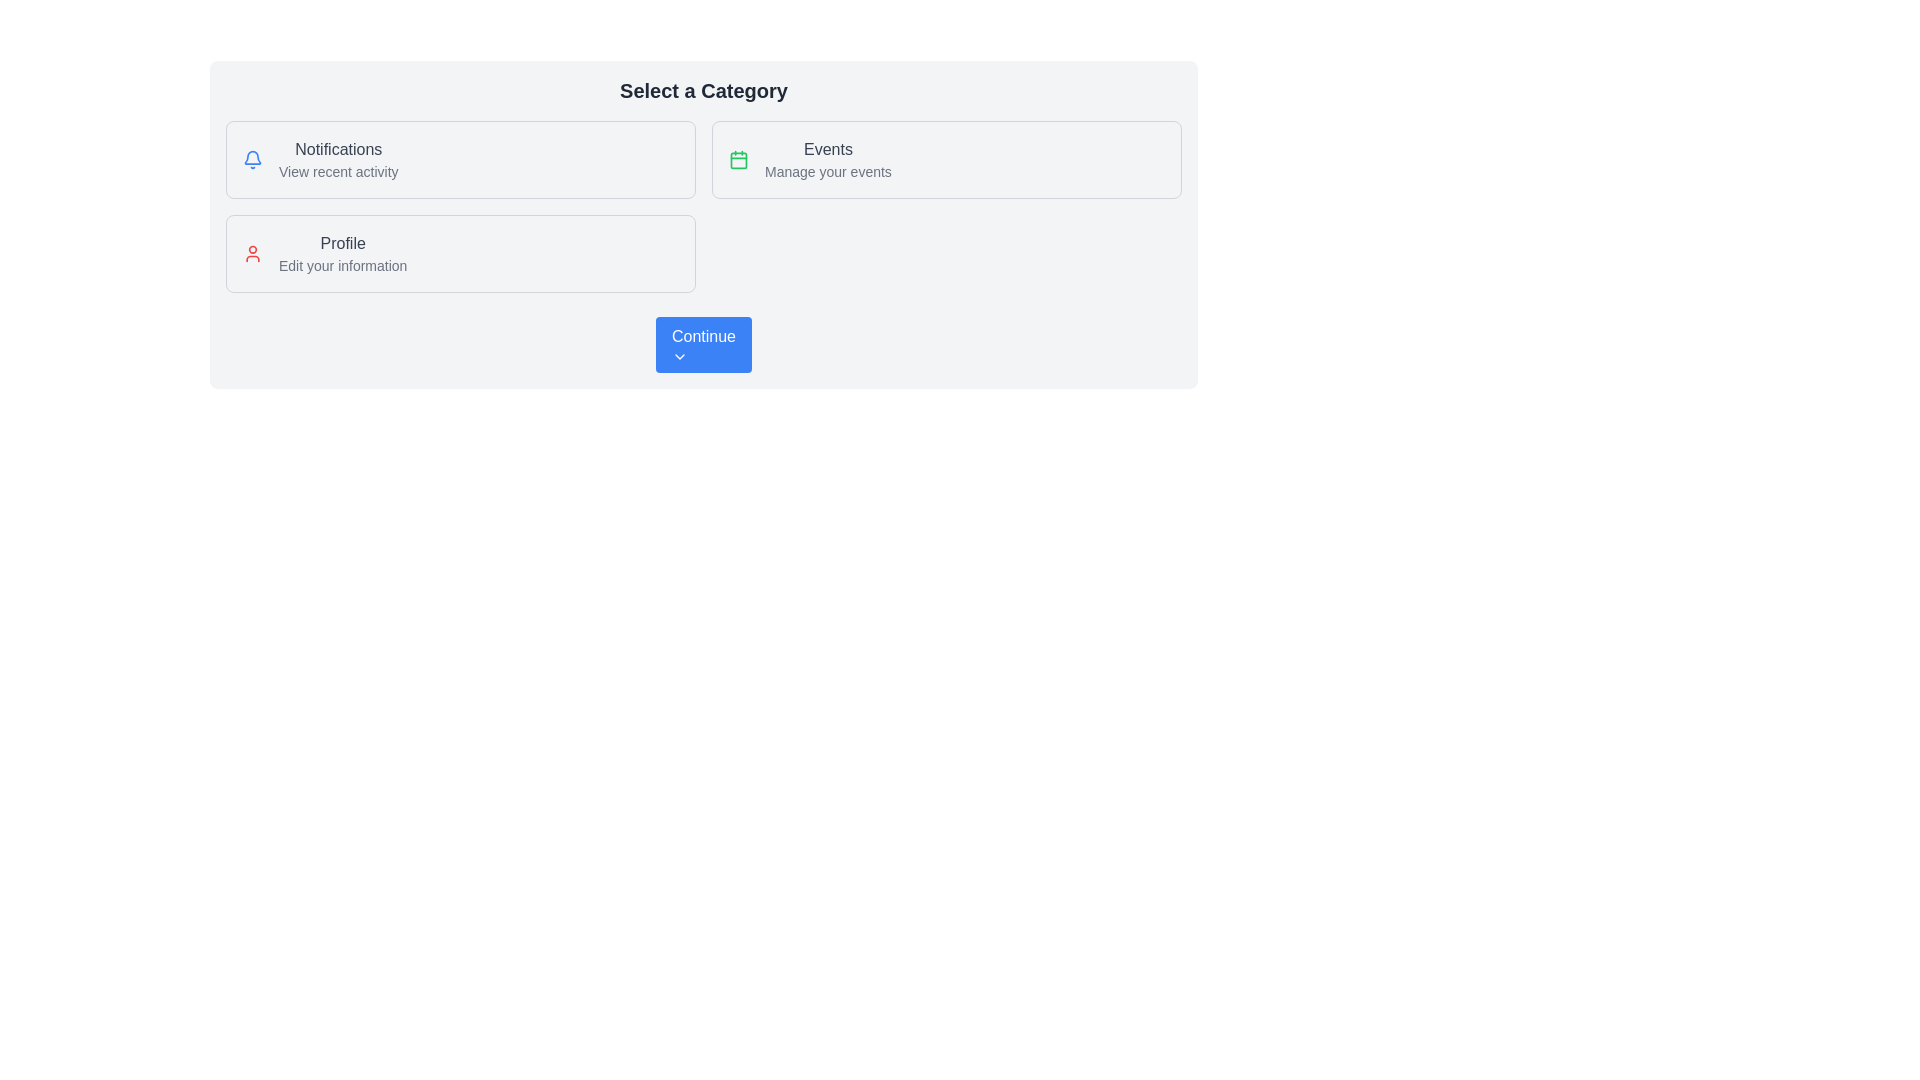 Image resolution: width=1920 pixels, height=1080 pixels. I want to click on the red-colored user icon located to the left of the text 'Profile' within the 'Profile' card at the bottom-left side of the interface, so click(252, 253).